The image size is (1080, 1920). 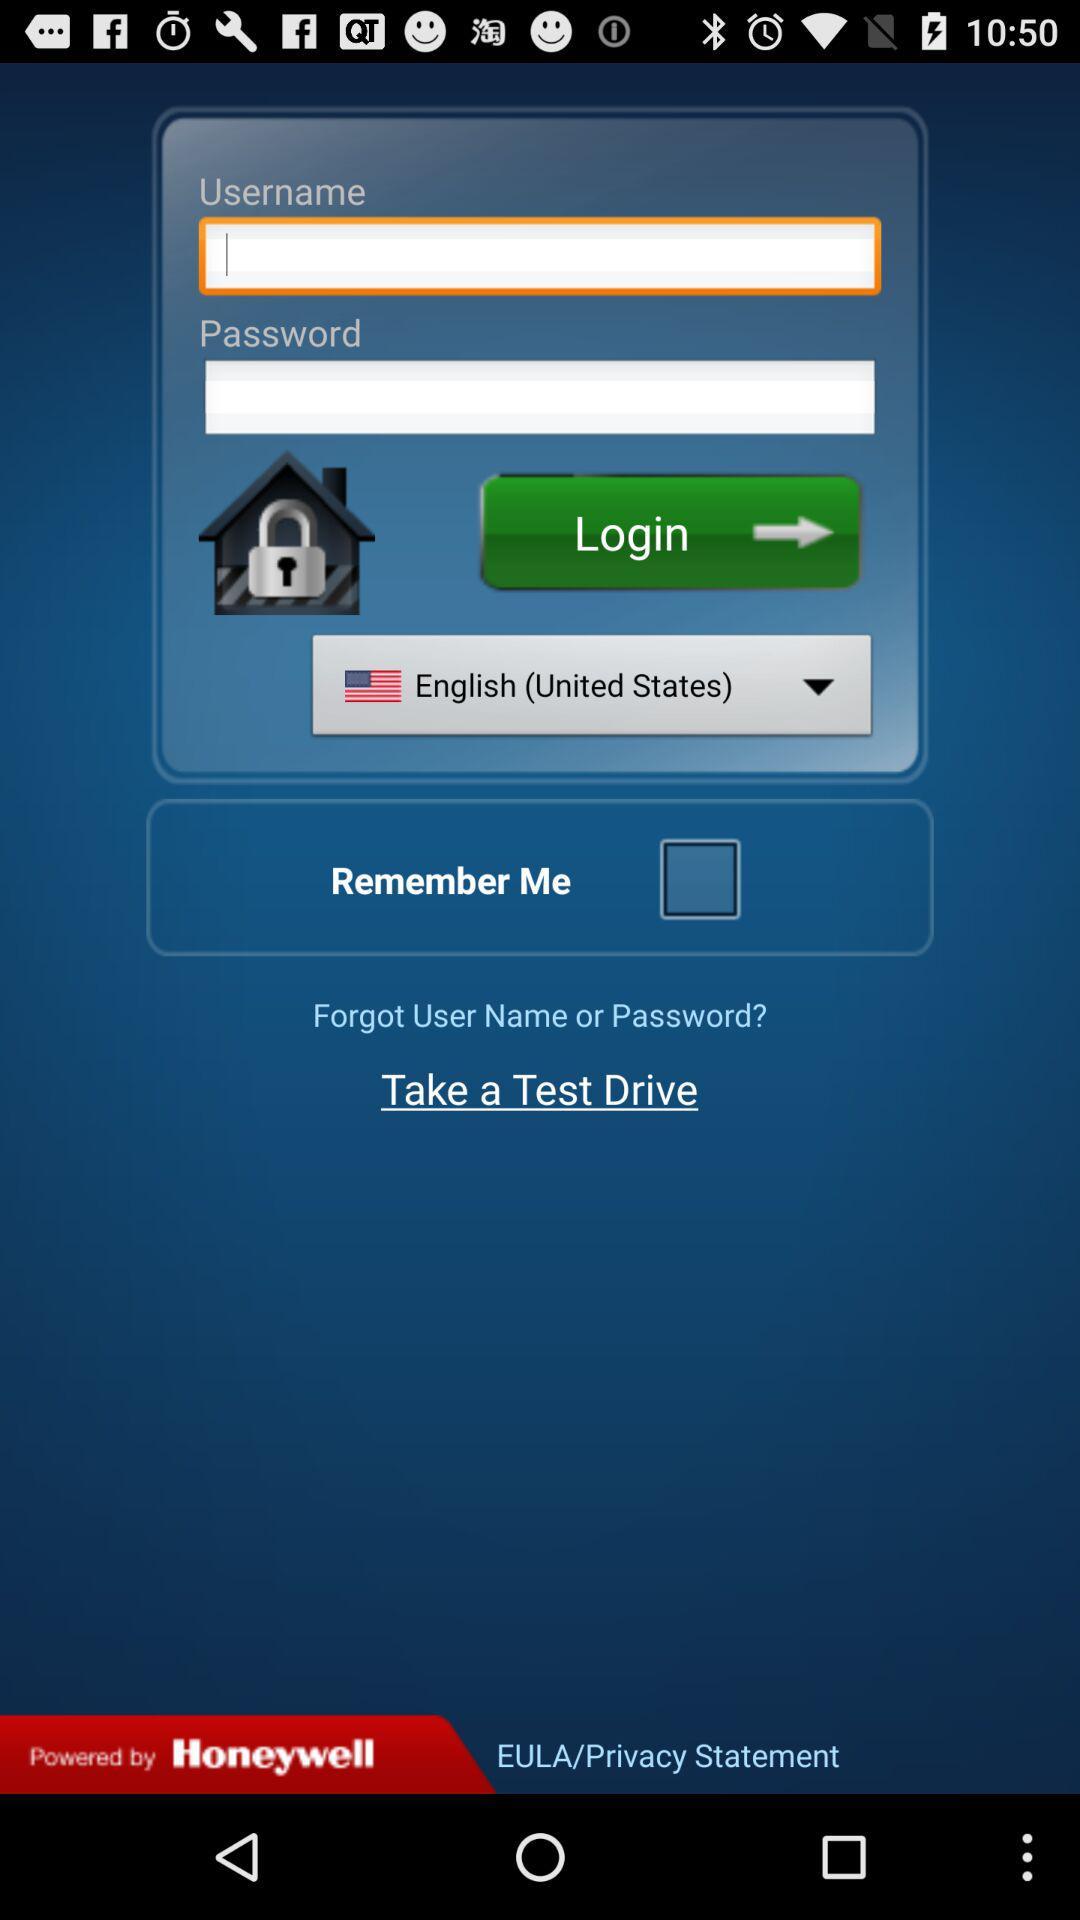 I want to click on privacy statement, so click(x=247, y=1753).